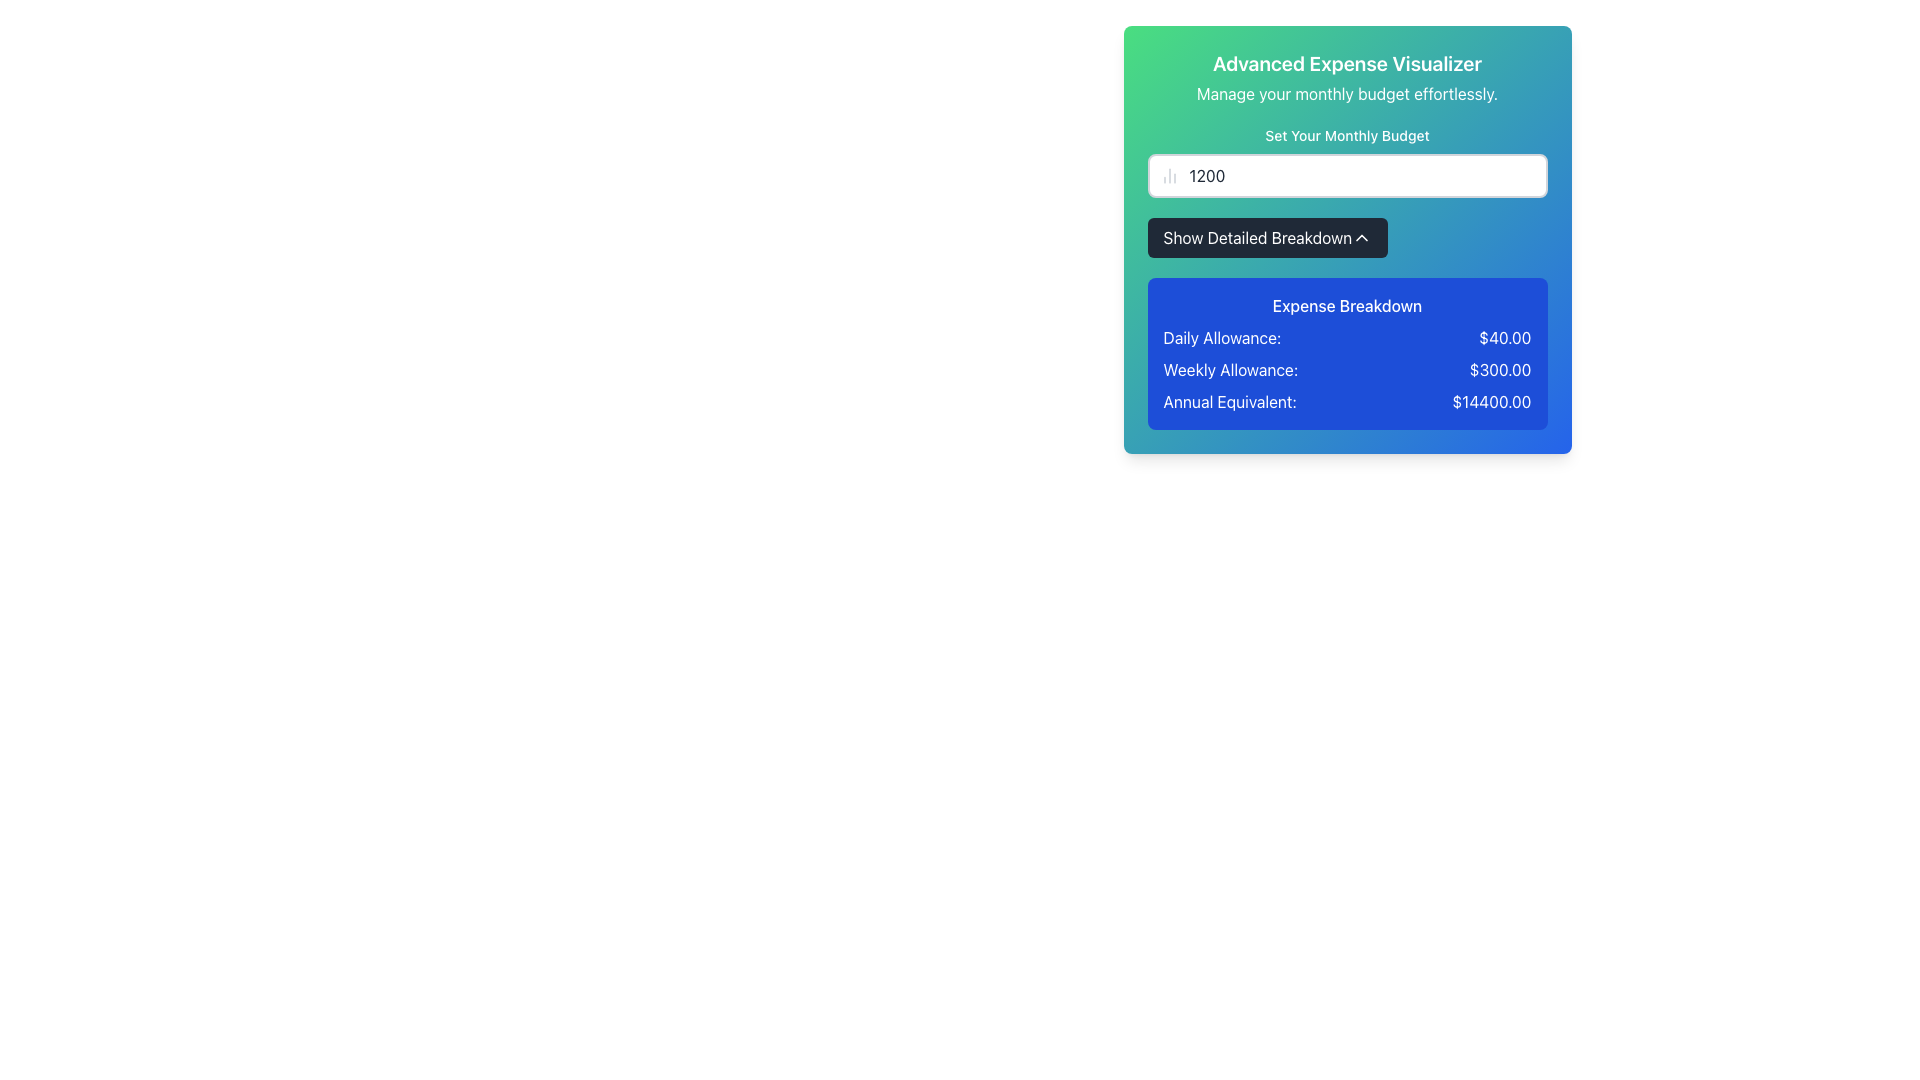 The image size is (1920, 1080). What do you see at coordinates (1347, 135) in the screenshot?
I see `the Text Label that provides context and instructions for the user to enter their monthly budget, located directly above the input field` at bounding box center [1347, 135].